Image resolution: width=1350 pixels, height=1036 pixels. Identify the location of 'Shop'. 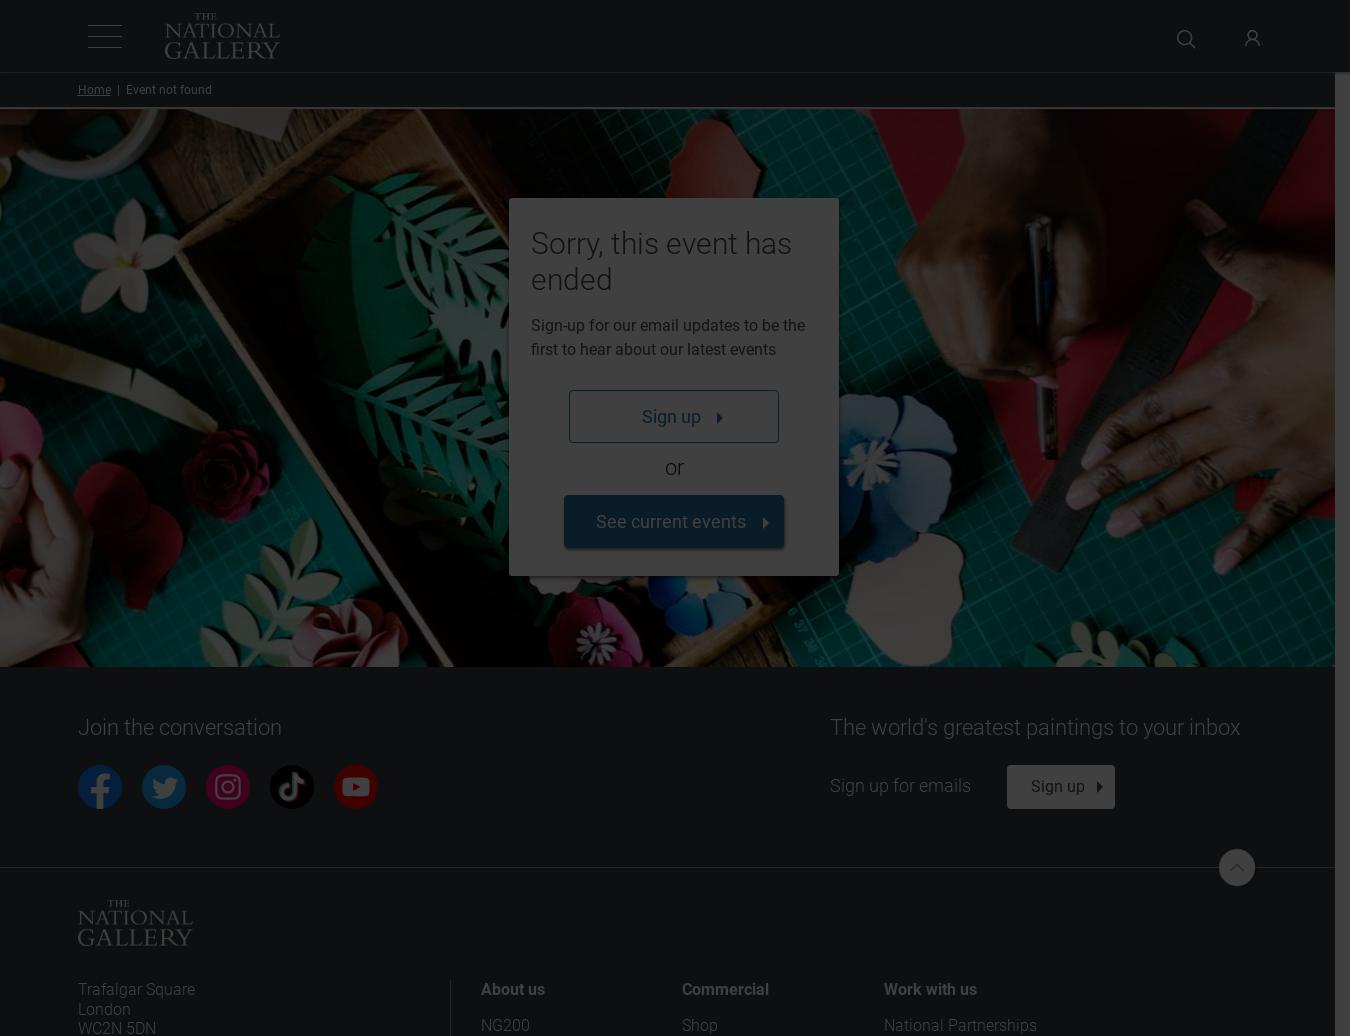
(698, 1024).